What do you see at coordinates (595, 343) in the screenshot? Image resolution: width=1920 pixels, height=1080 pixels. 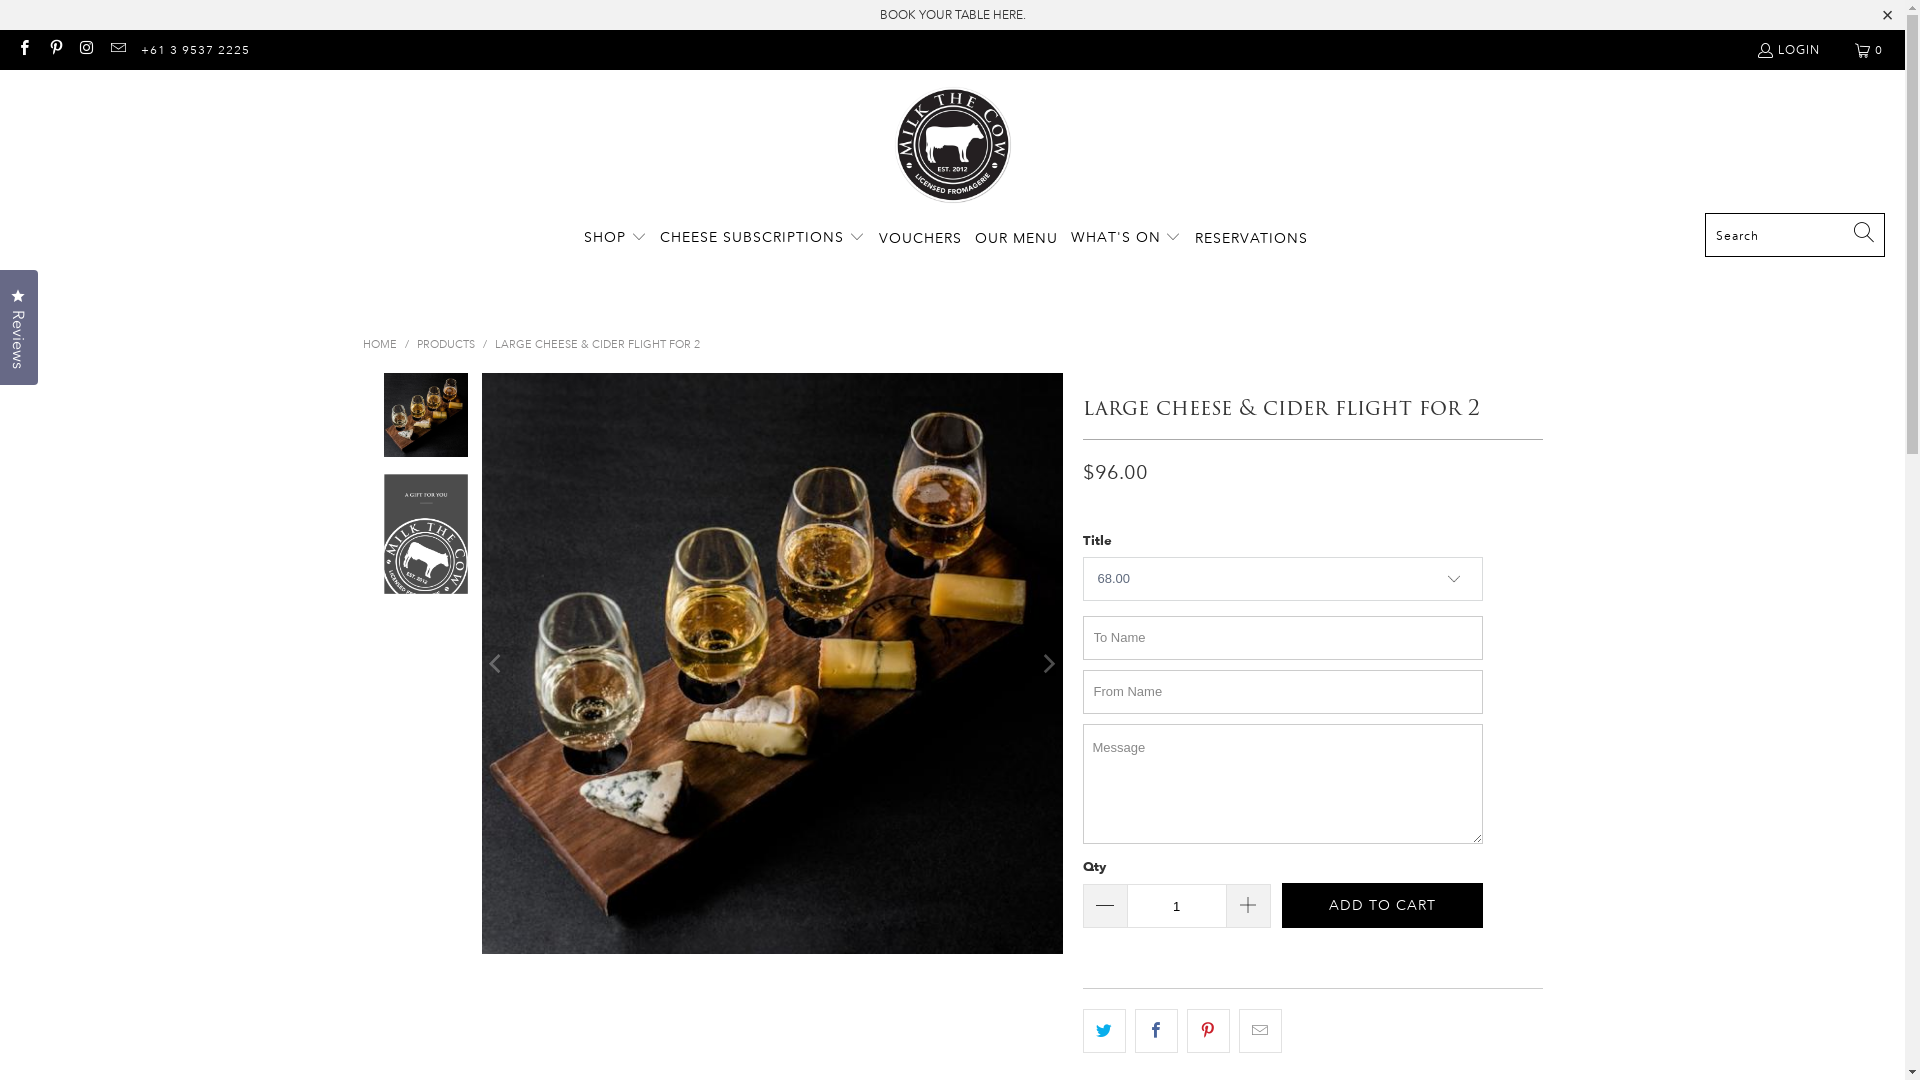 I see `'LARGE CHEESE & CIDER FLIGHT FOR 2'` at bounding box center [595, 343].